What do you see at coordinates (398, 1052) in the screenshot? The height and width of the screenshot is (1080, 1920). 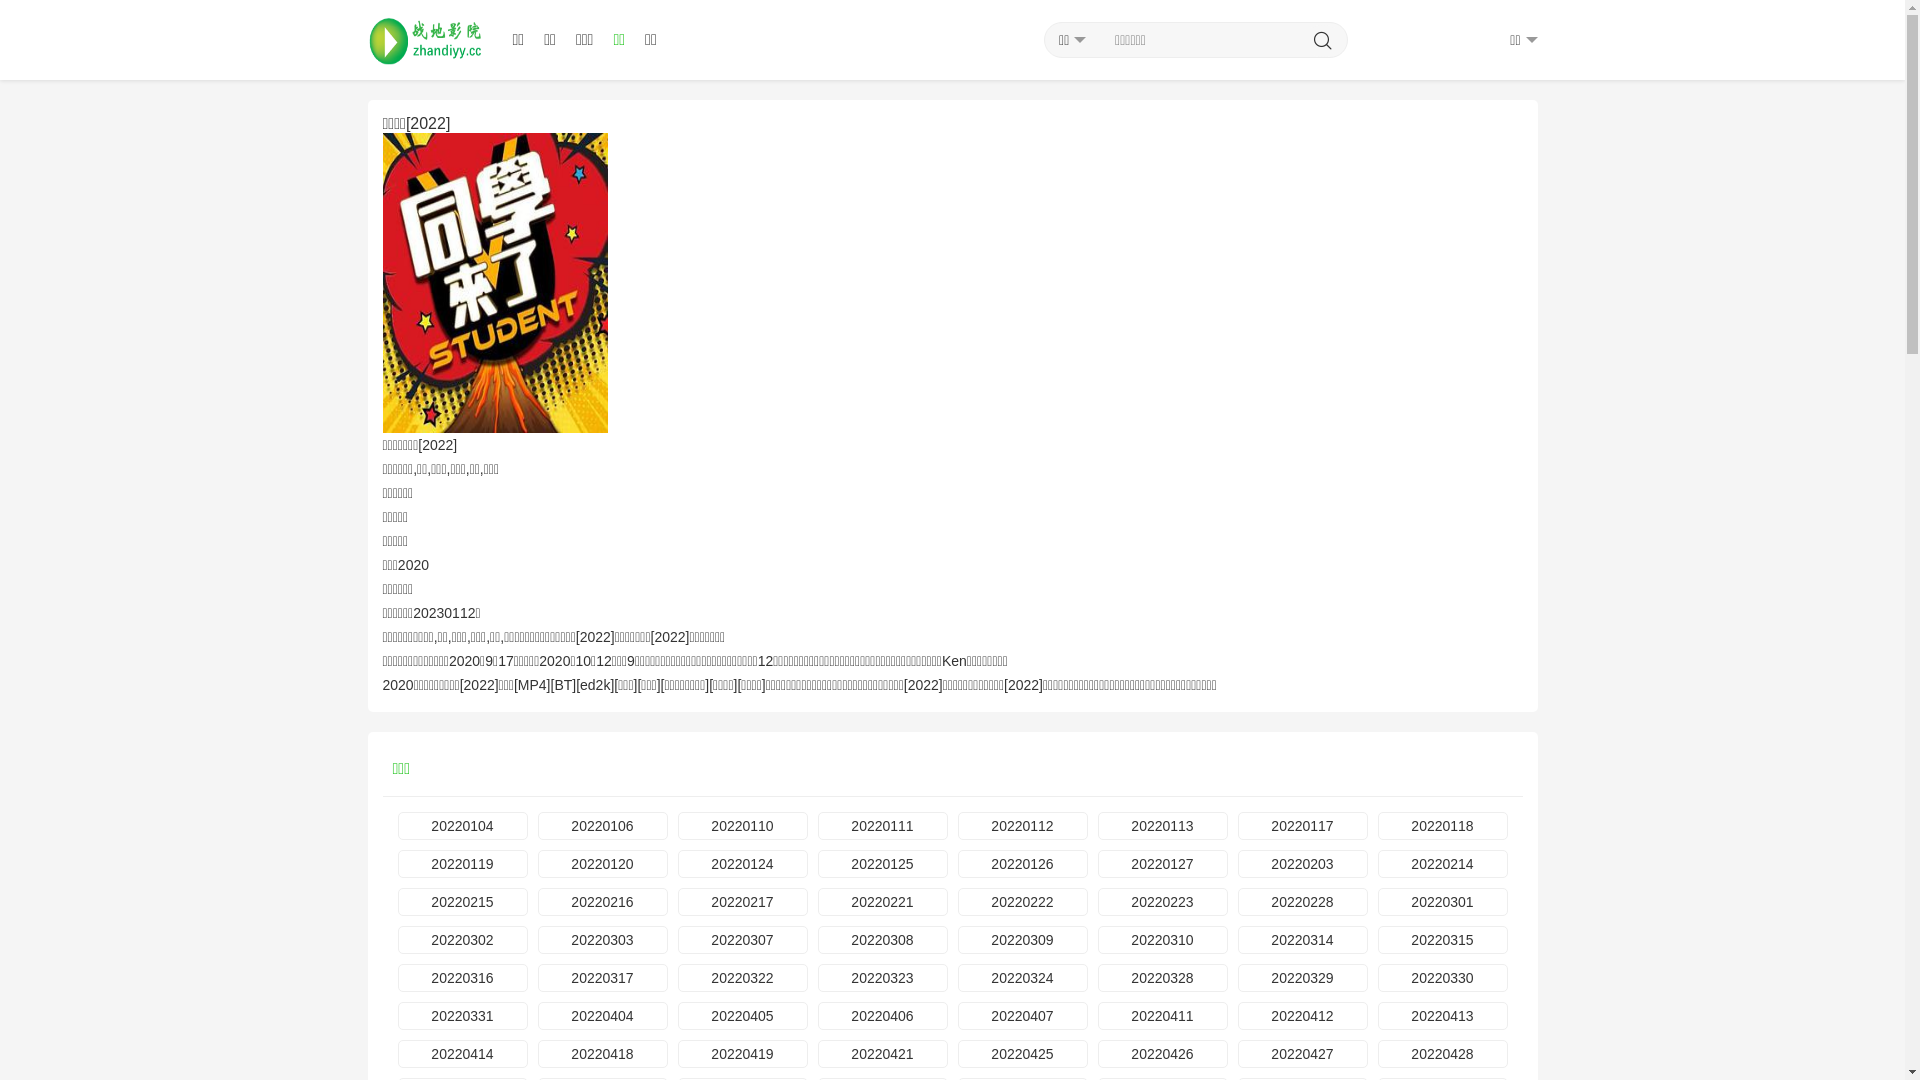 I see `'20220414'` at bounding box center [398, 1052].